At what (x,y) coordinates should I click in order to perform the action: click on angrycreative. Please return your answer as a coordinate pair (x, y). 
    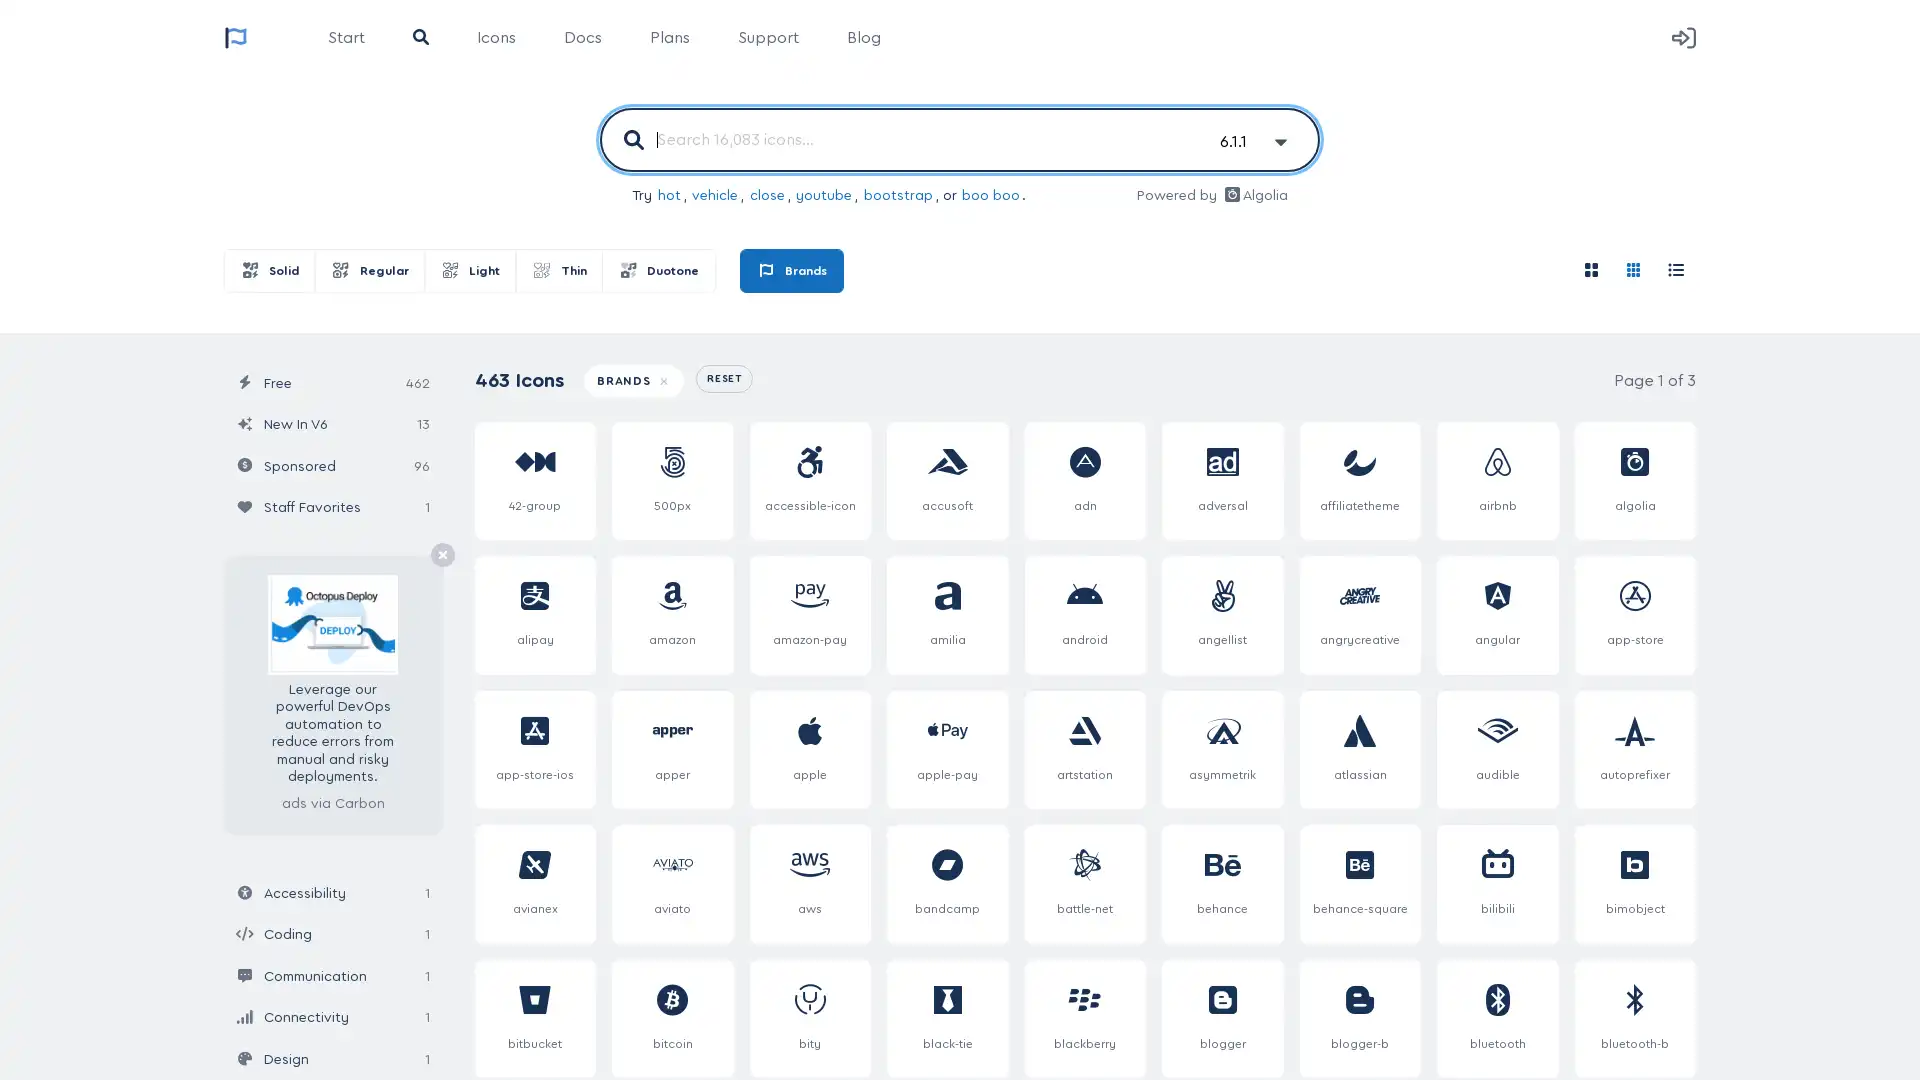
    Looking at the image, I should click on (1359, 627).